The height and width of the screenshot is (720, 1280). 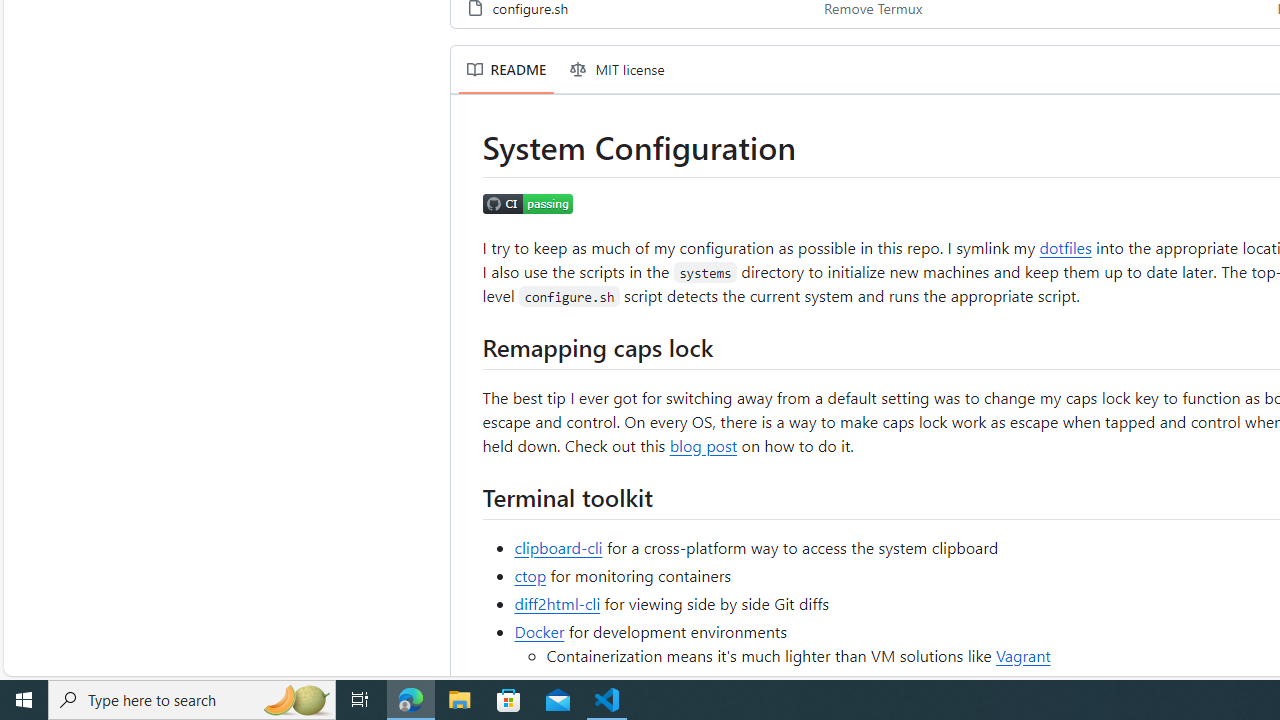 What do you see at coordinates (704, 443) in the screenshot?
I see `'blog post'` at bounding box center [704, 443].